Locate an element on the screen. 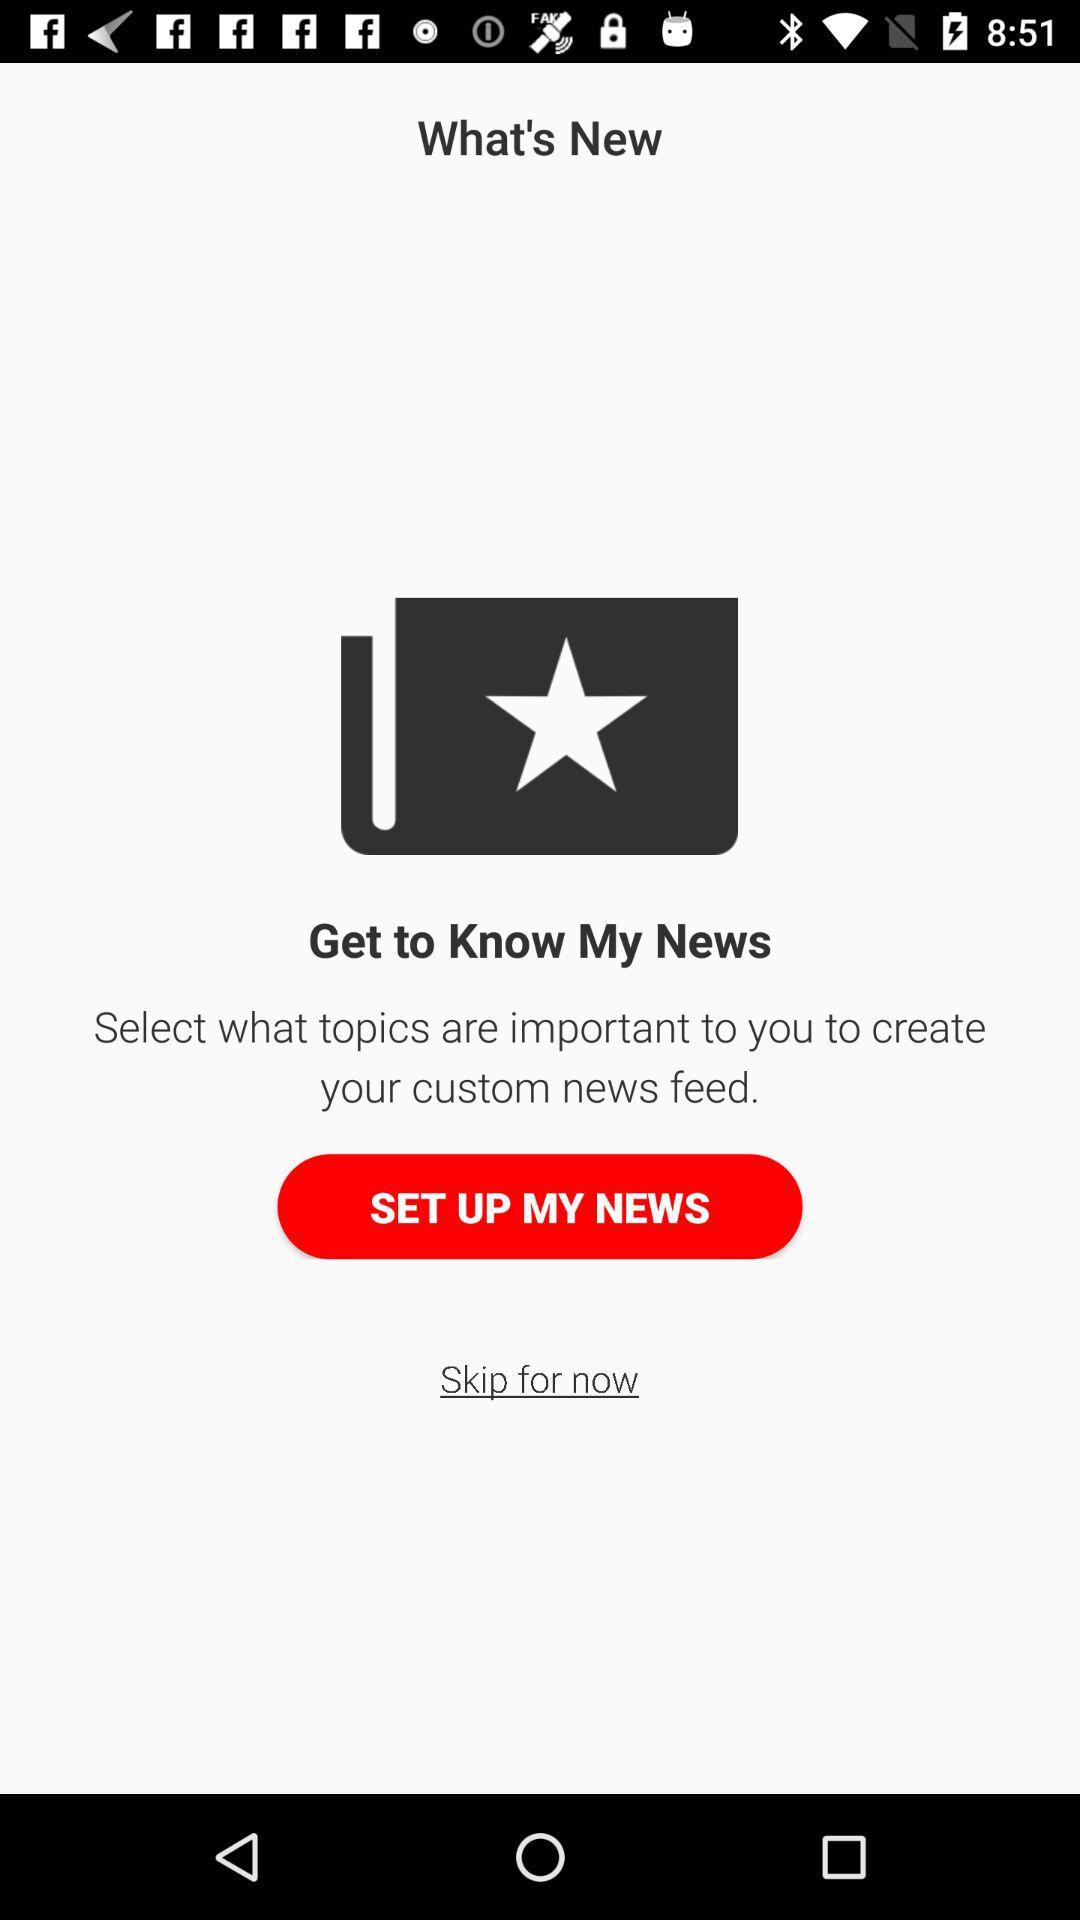 This screenshot has height=1920, width=1080. the icon above the skip for now app is located at coordinates (540, 1205).